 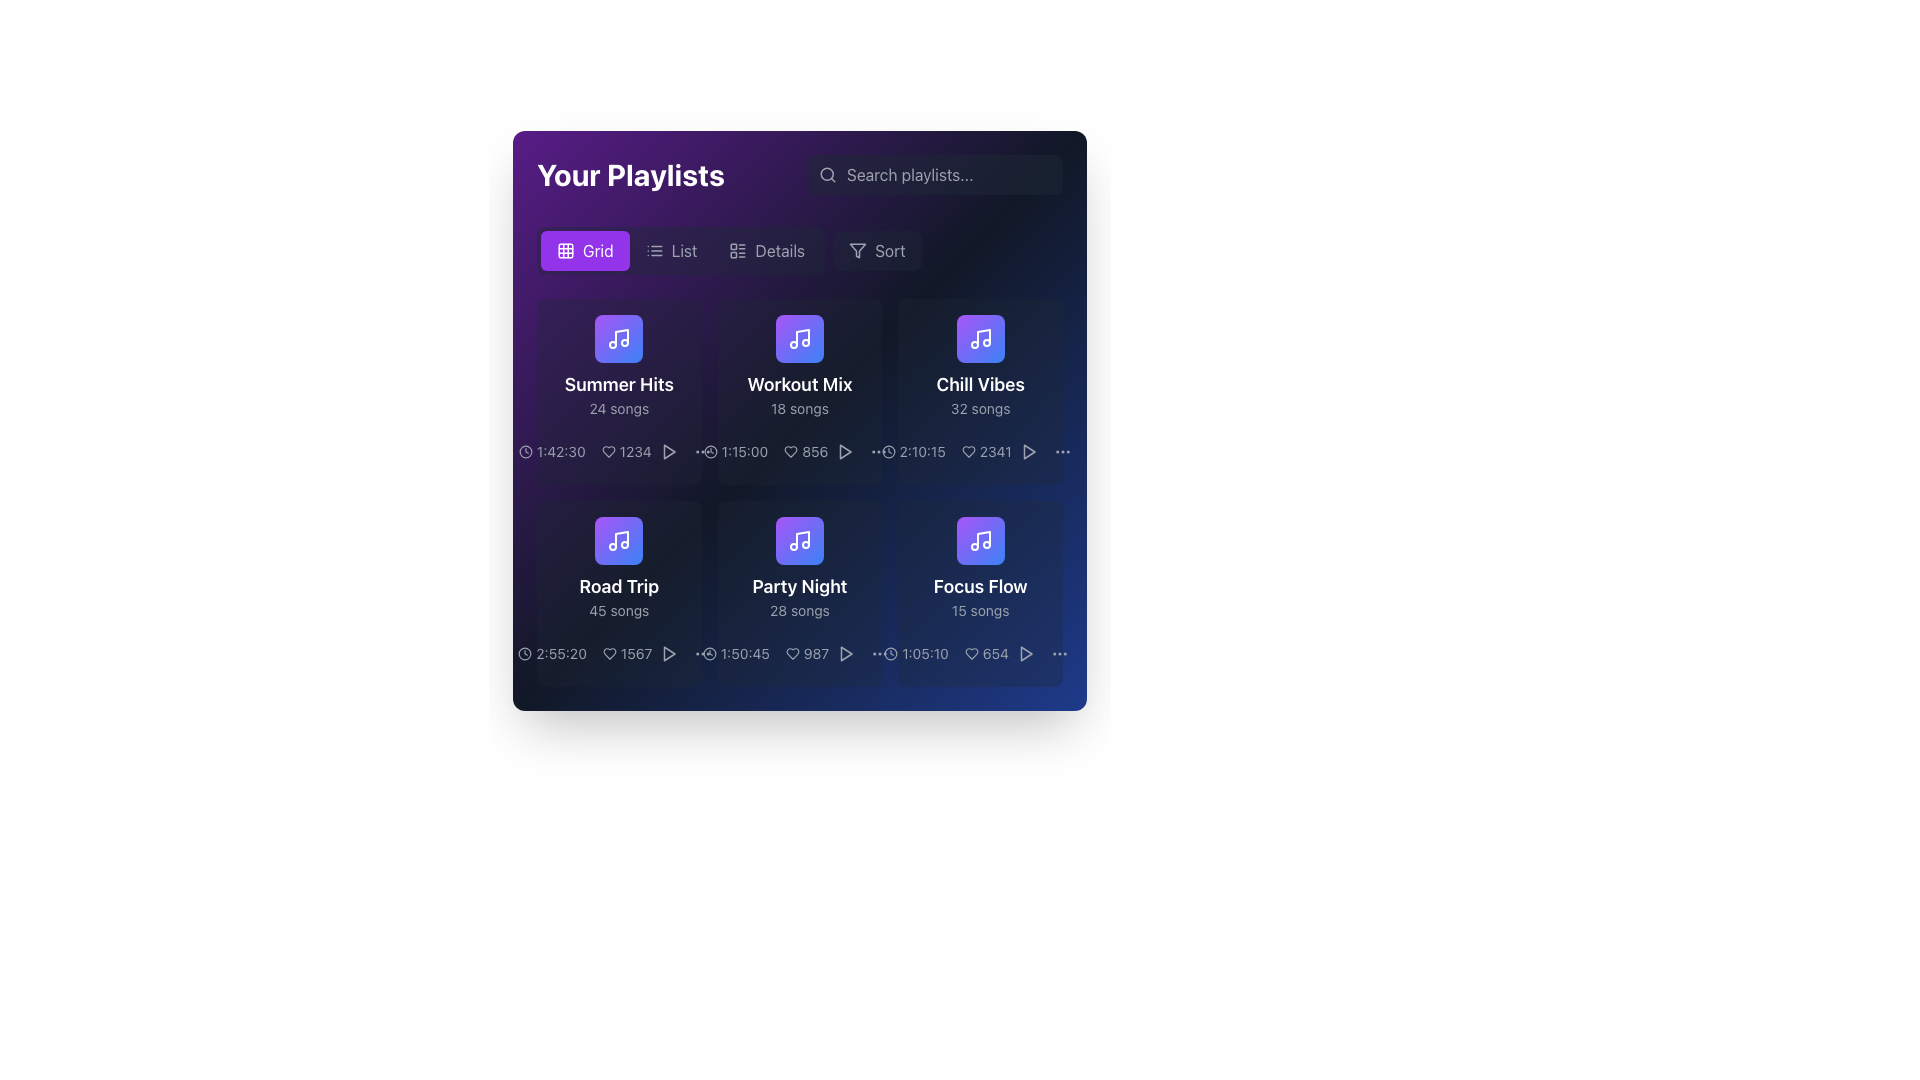 I want to click on the ellipsis icon for options or menu at the bottom-right corner of the 'Focus Flow' playlist card, so click(x=880, y=654).